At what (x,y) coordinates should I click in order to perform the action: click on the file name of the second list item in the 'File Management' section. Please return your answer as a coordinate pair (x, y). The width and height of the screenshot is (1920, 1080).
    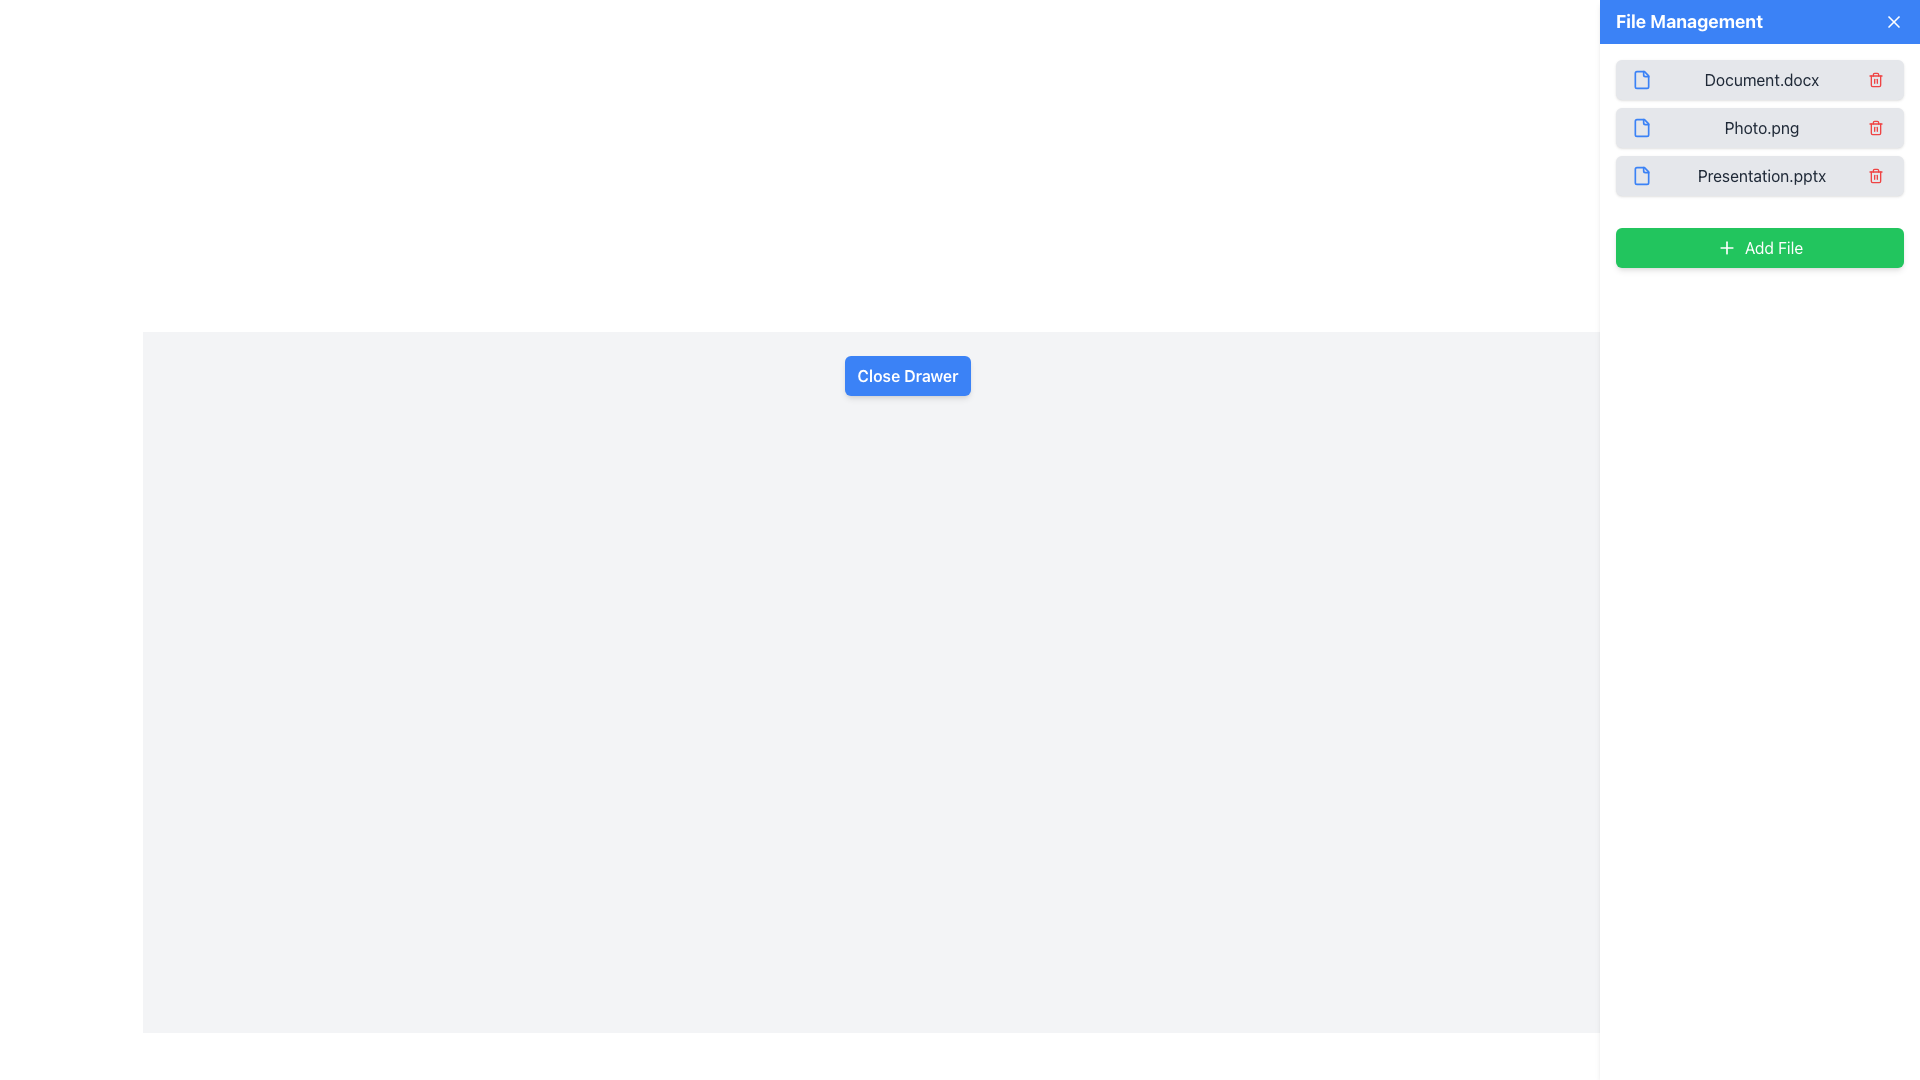
    Looking at the image, I should click on (1760, 127).